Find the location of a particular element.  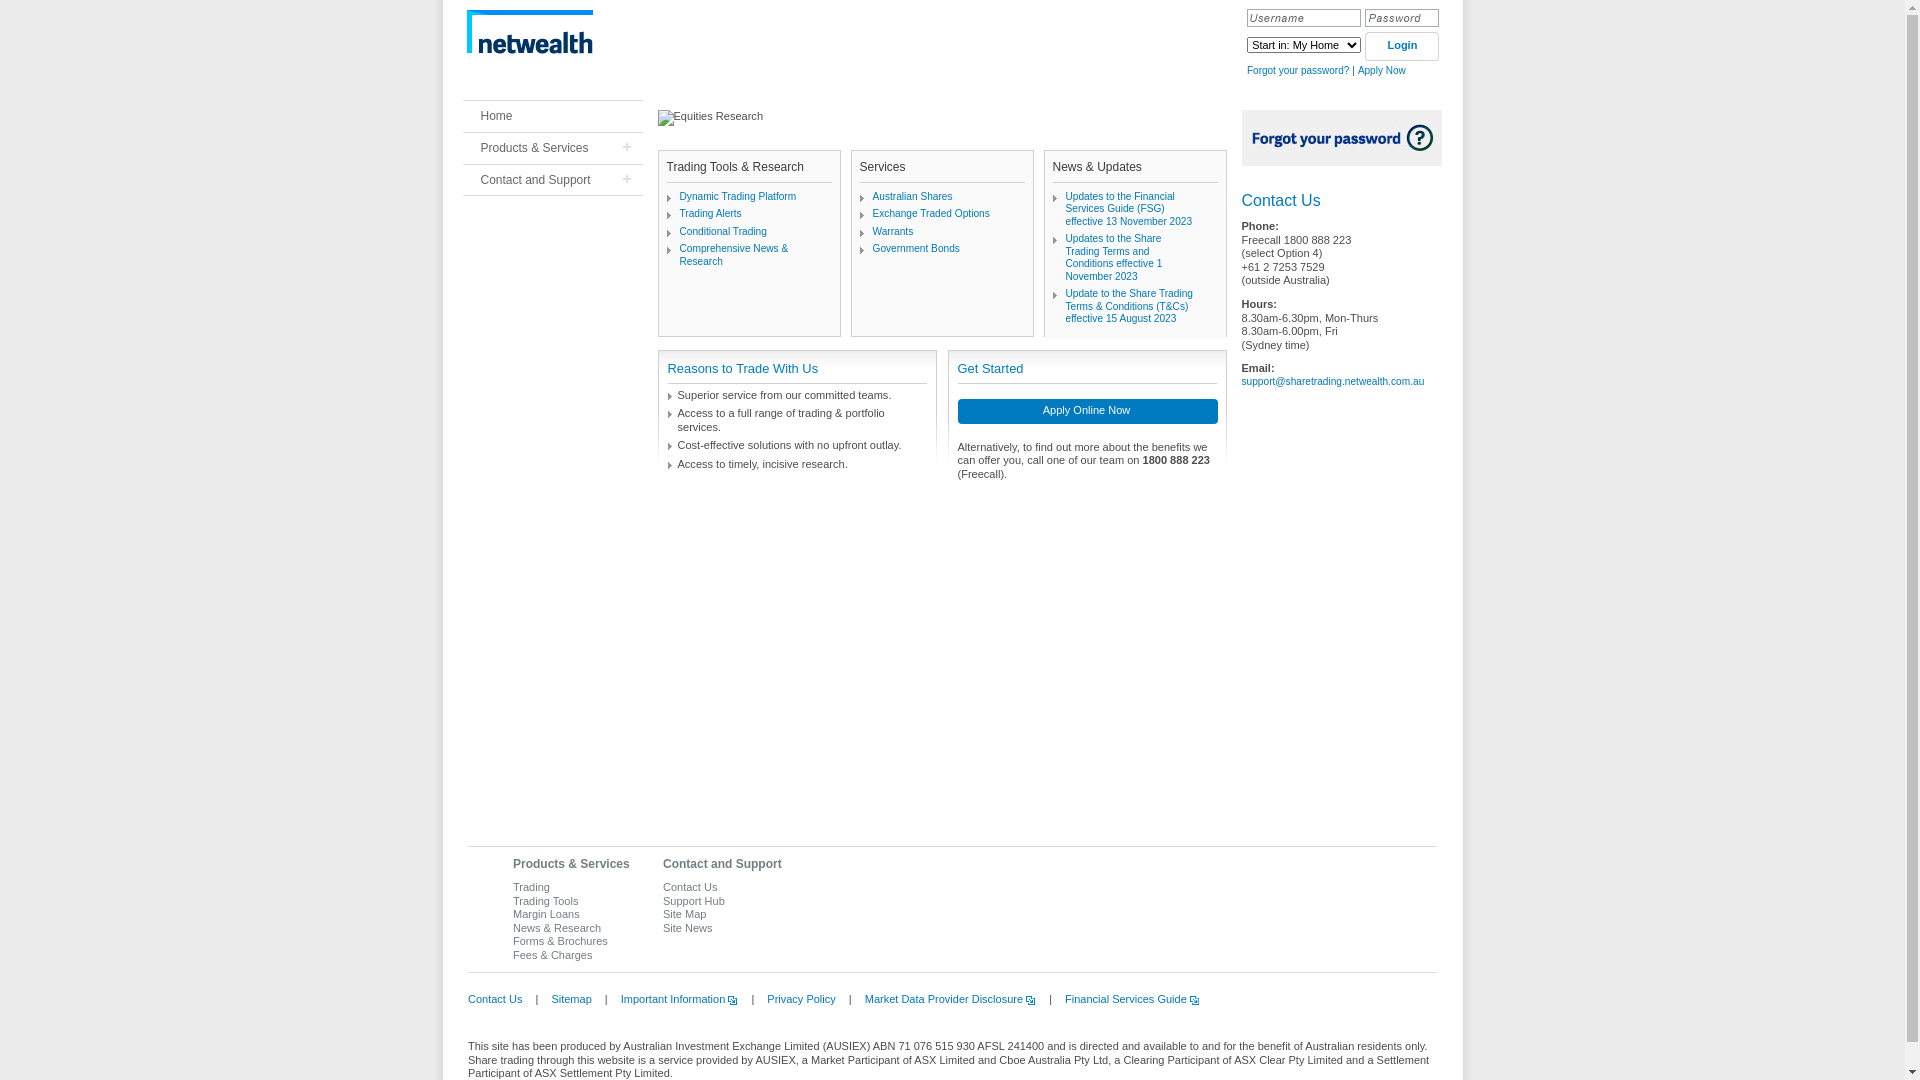

'Government Bonds' is located at coordinates (914, 247).